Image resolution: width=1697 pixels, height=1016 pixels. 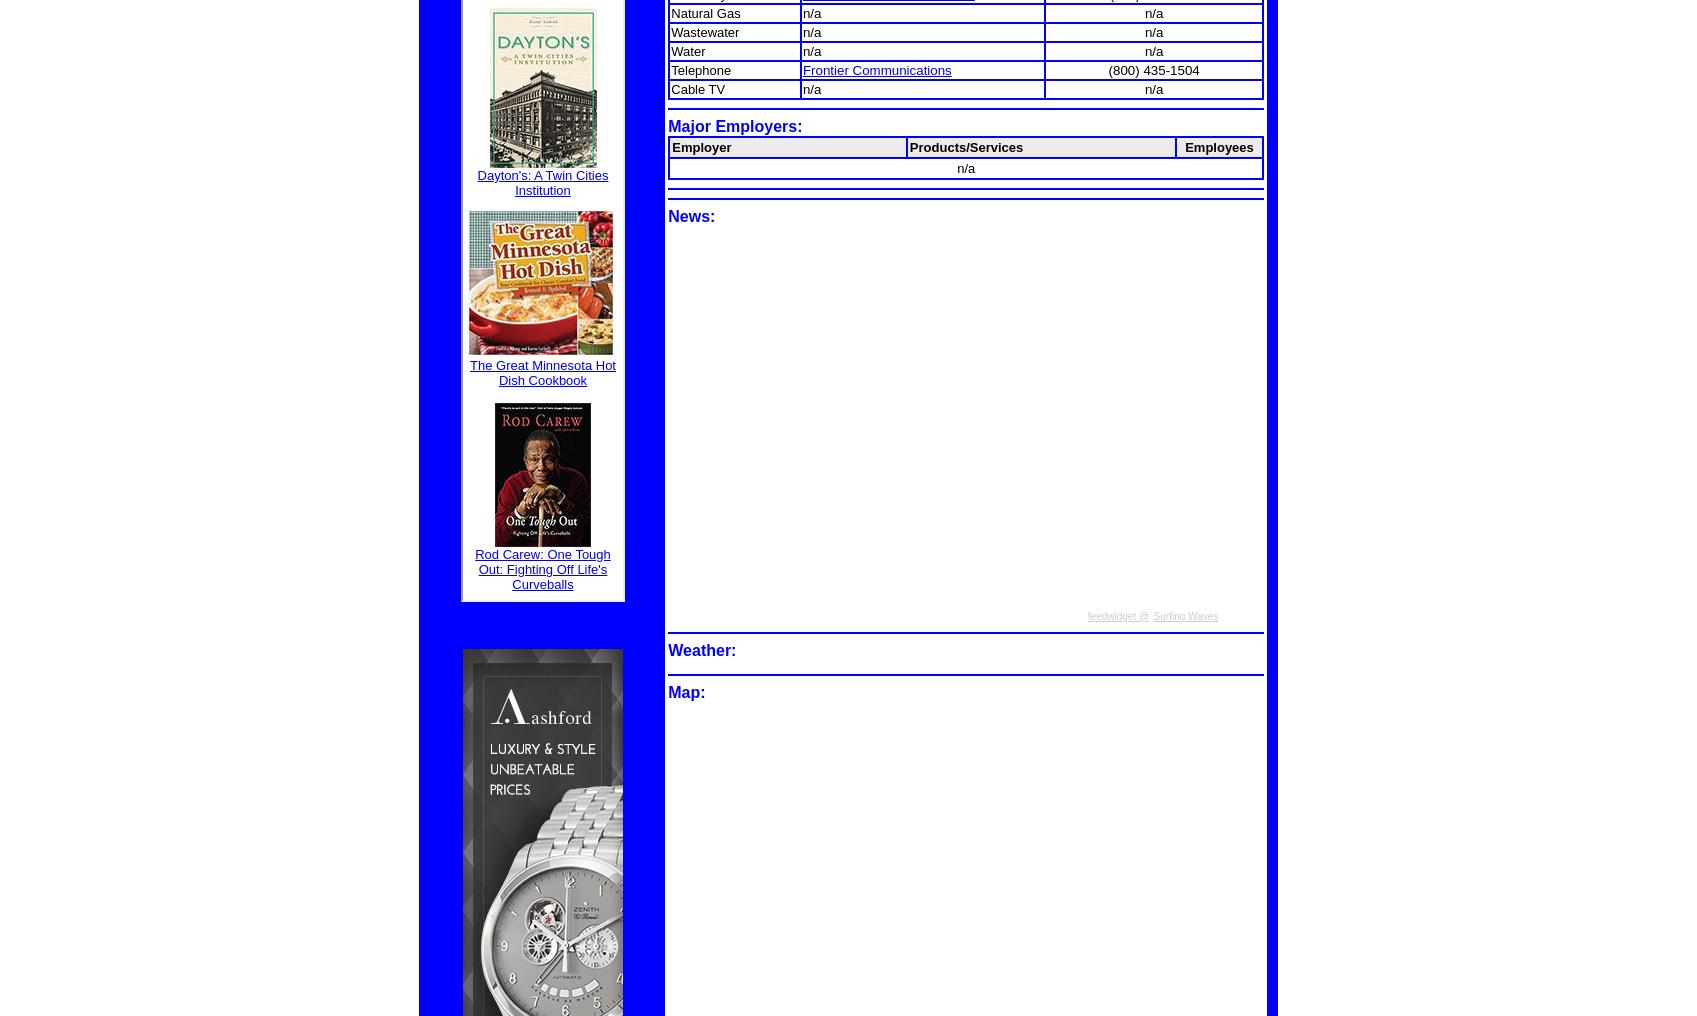 I want to click on 'Natural Gas', so click(x=704, y=11).